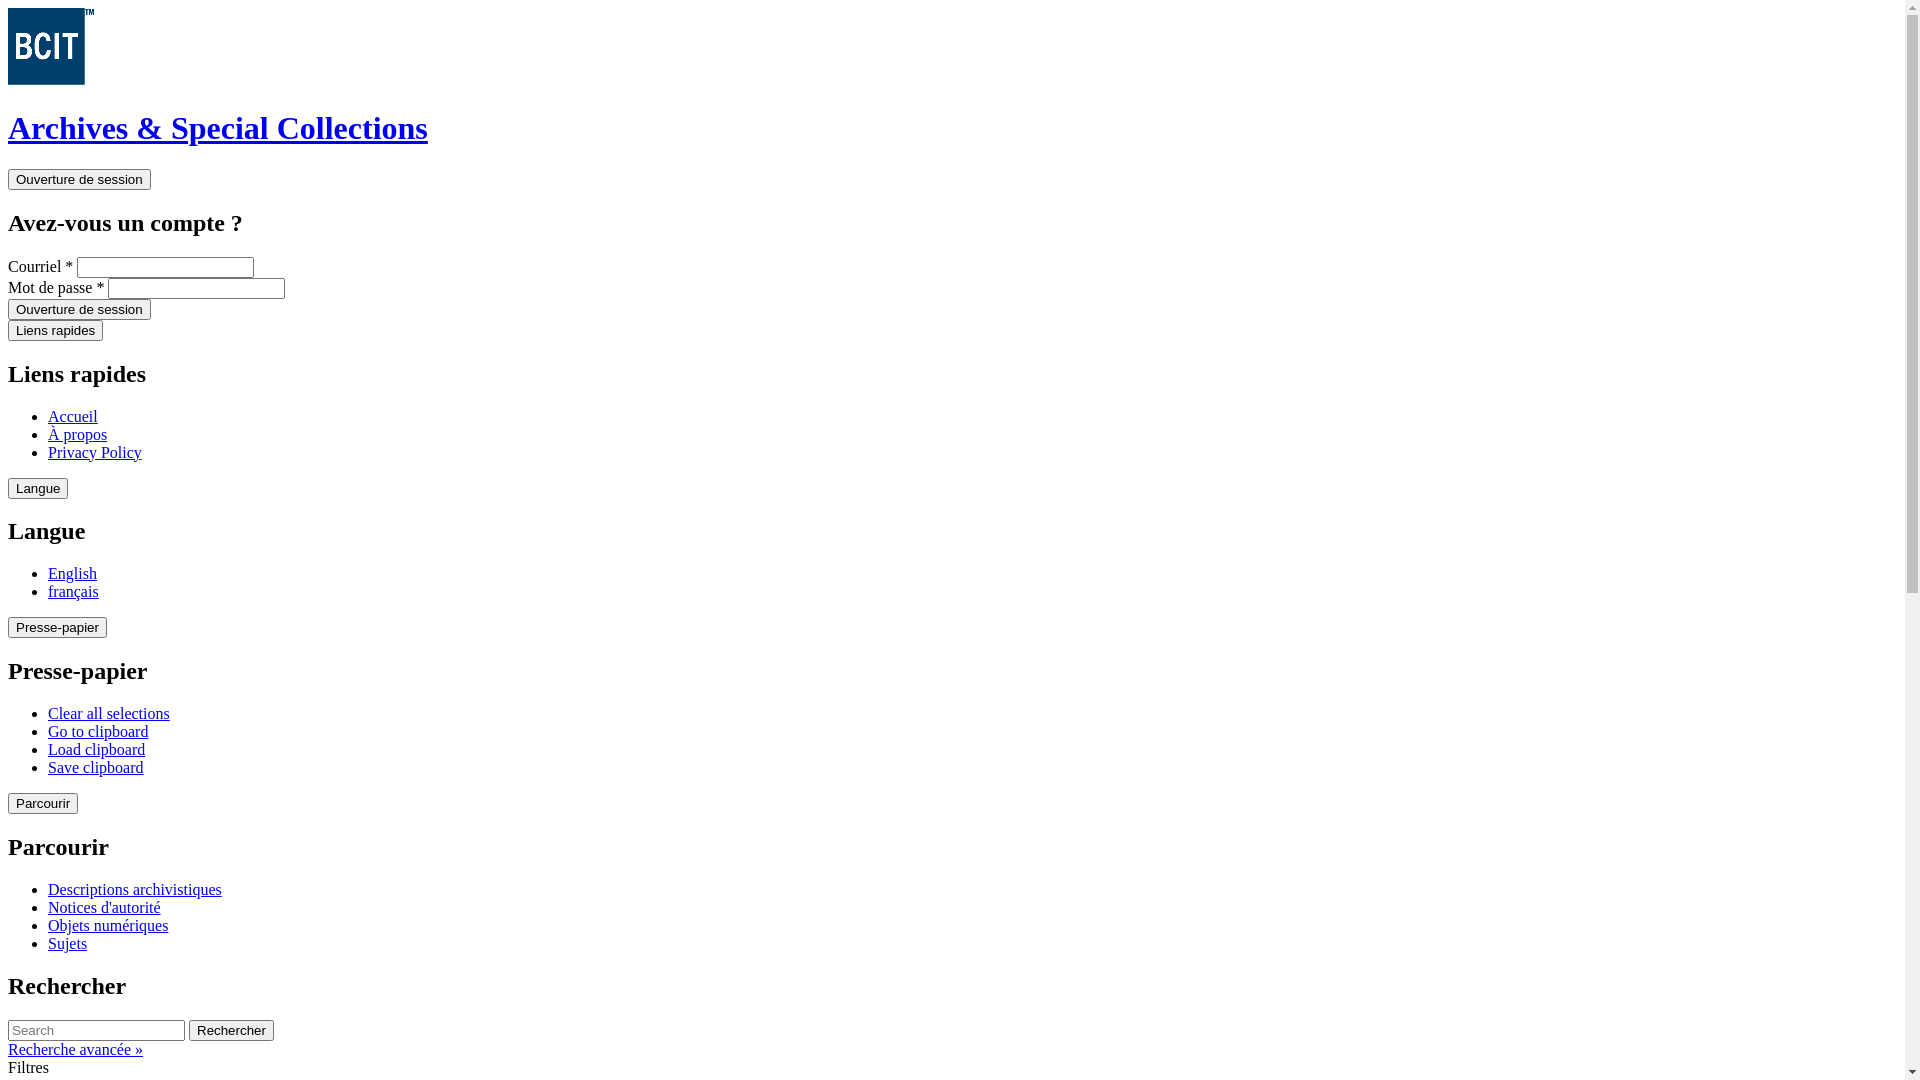 This screenshot has width=1920, height=1080. I want to click on 'Accueil', so click(72, 415).